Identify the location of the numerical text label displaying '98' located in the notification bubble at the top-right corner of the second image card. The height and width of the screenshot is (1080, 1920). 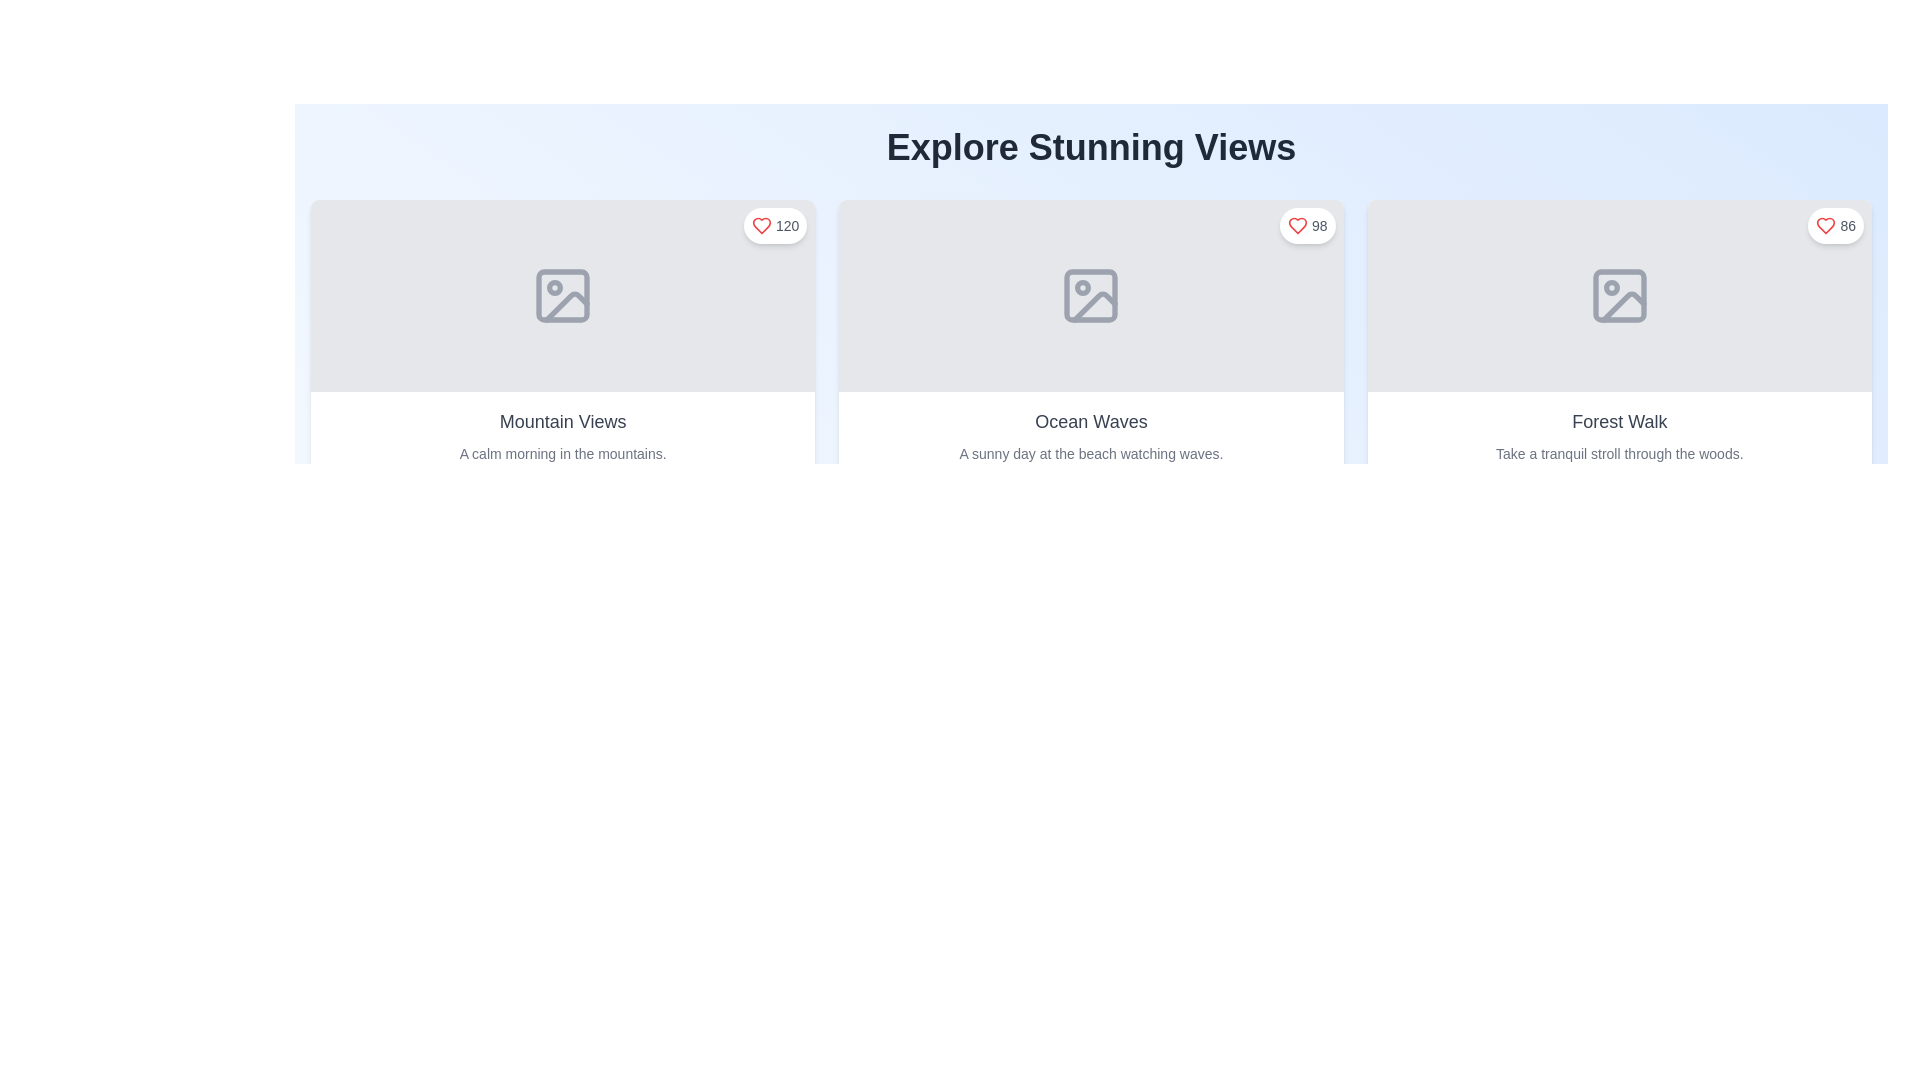
(1319, 225).